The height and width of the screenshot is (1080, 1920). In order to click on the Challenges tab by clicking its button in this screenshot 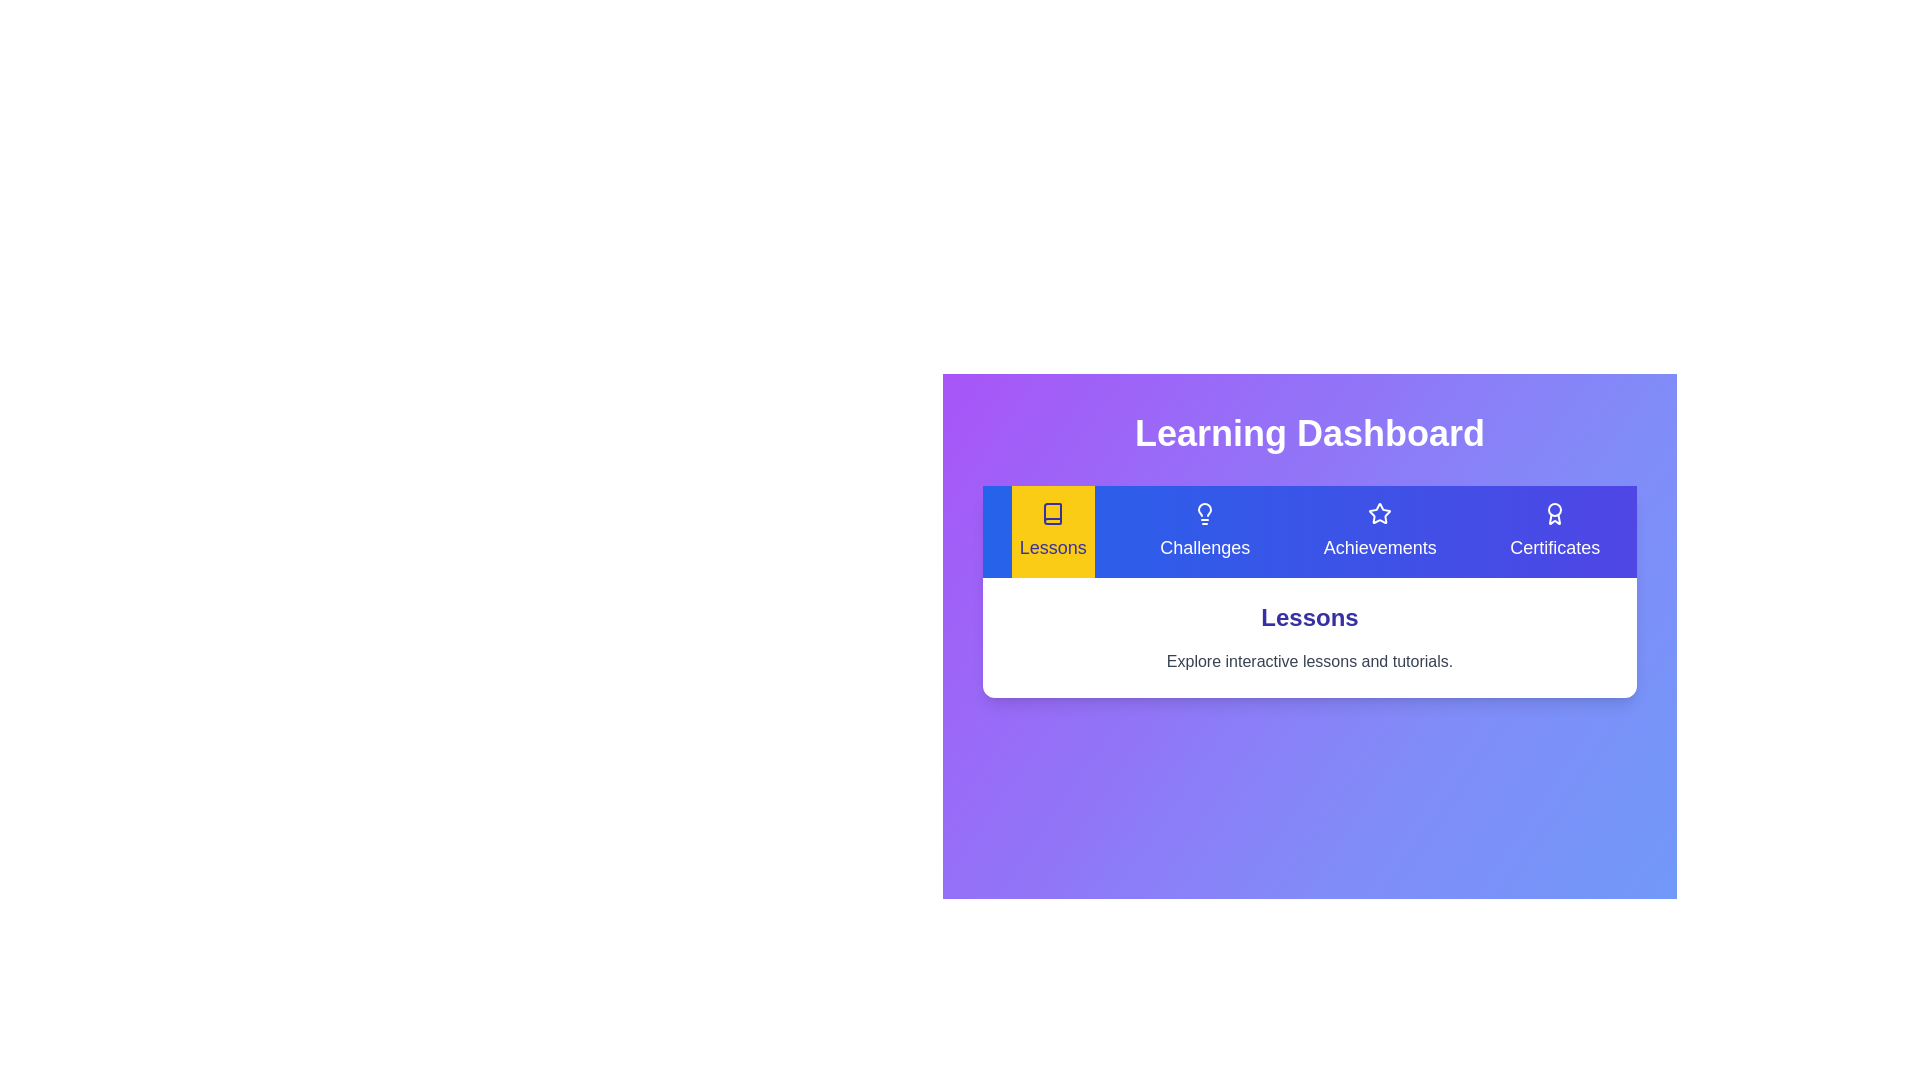, I will do `click(1203, 531)`.